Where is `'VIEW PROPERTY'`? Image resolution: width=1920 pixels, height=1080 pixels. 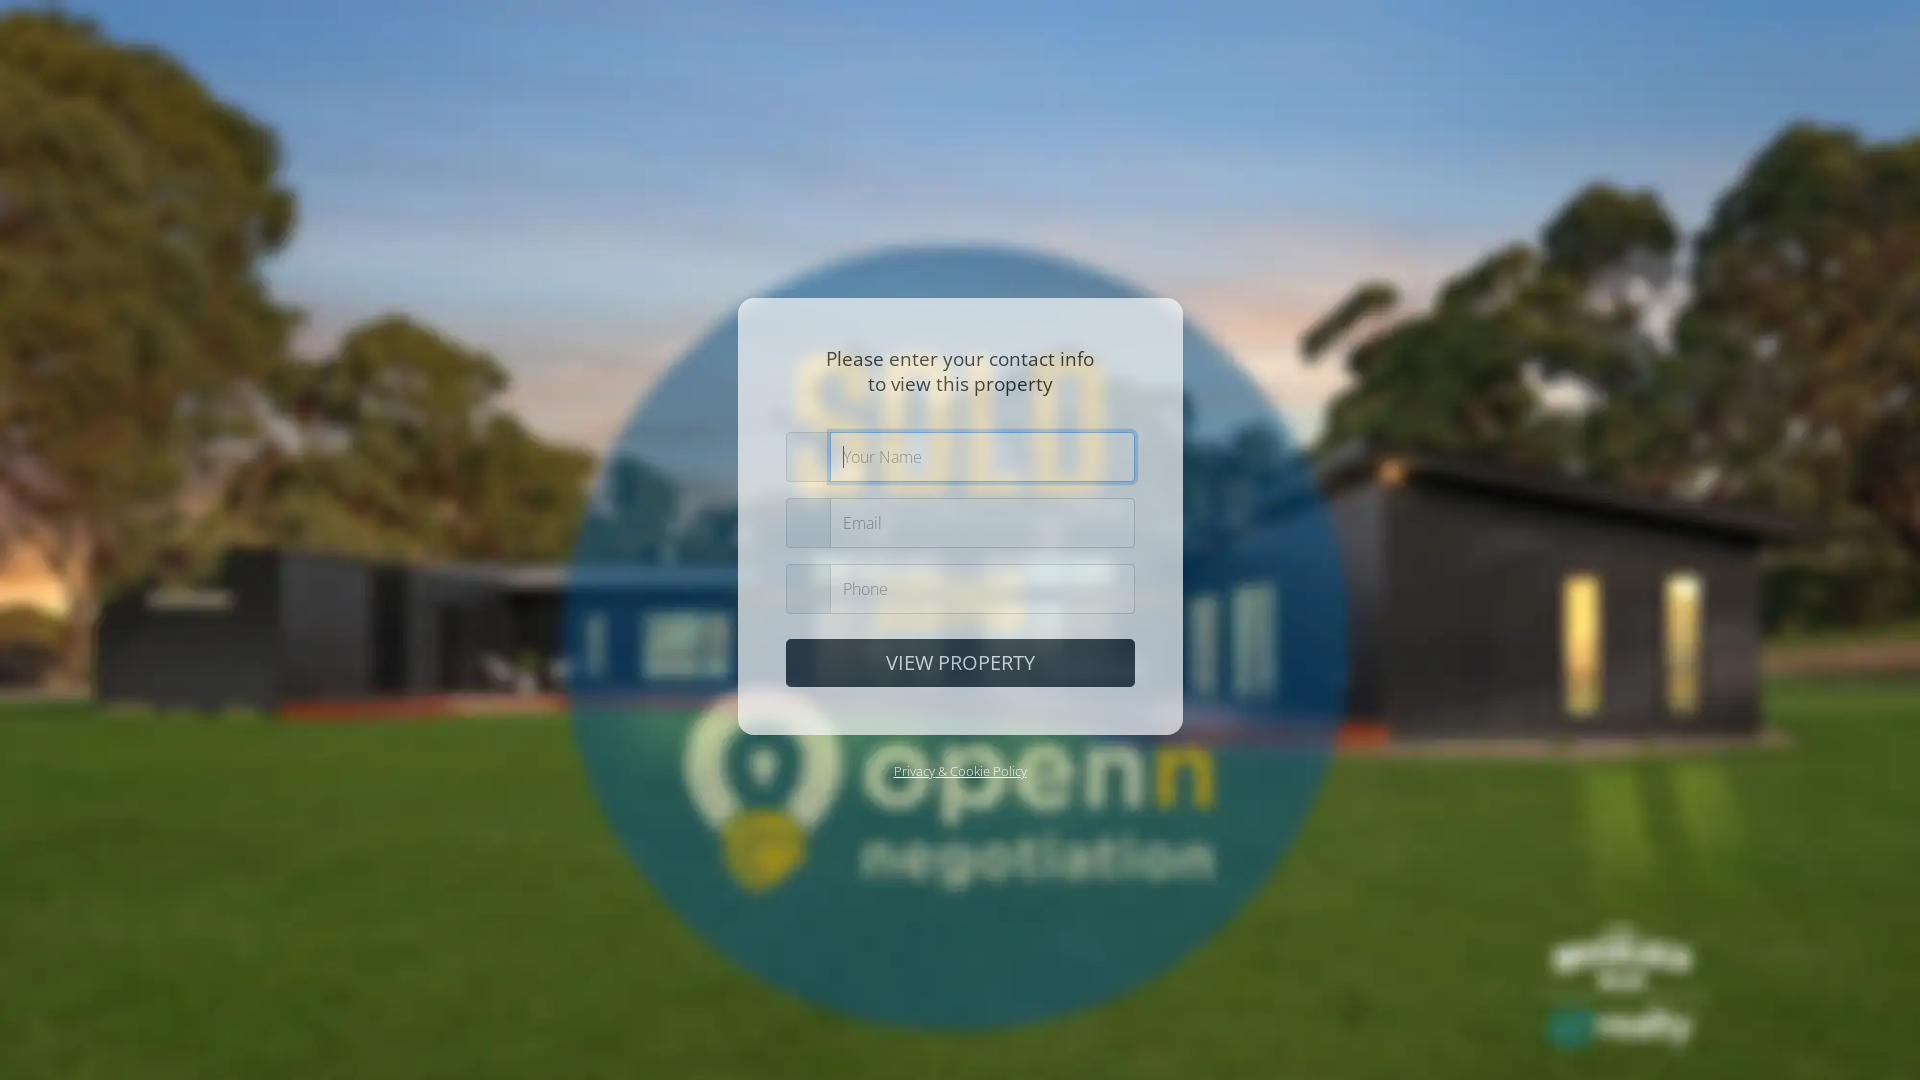
'VIEW PROPERTY' is located at coordinates (960, 663).